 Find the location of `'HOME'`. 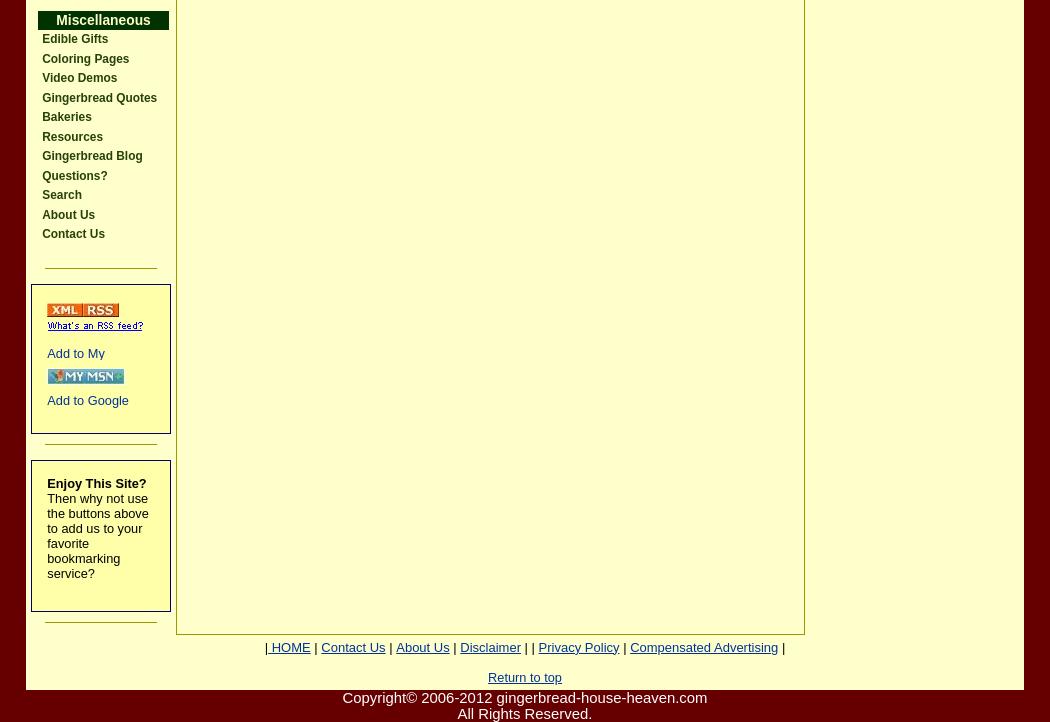

'HOME' is located at coordinates (287, 646).